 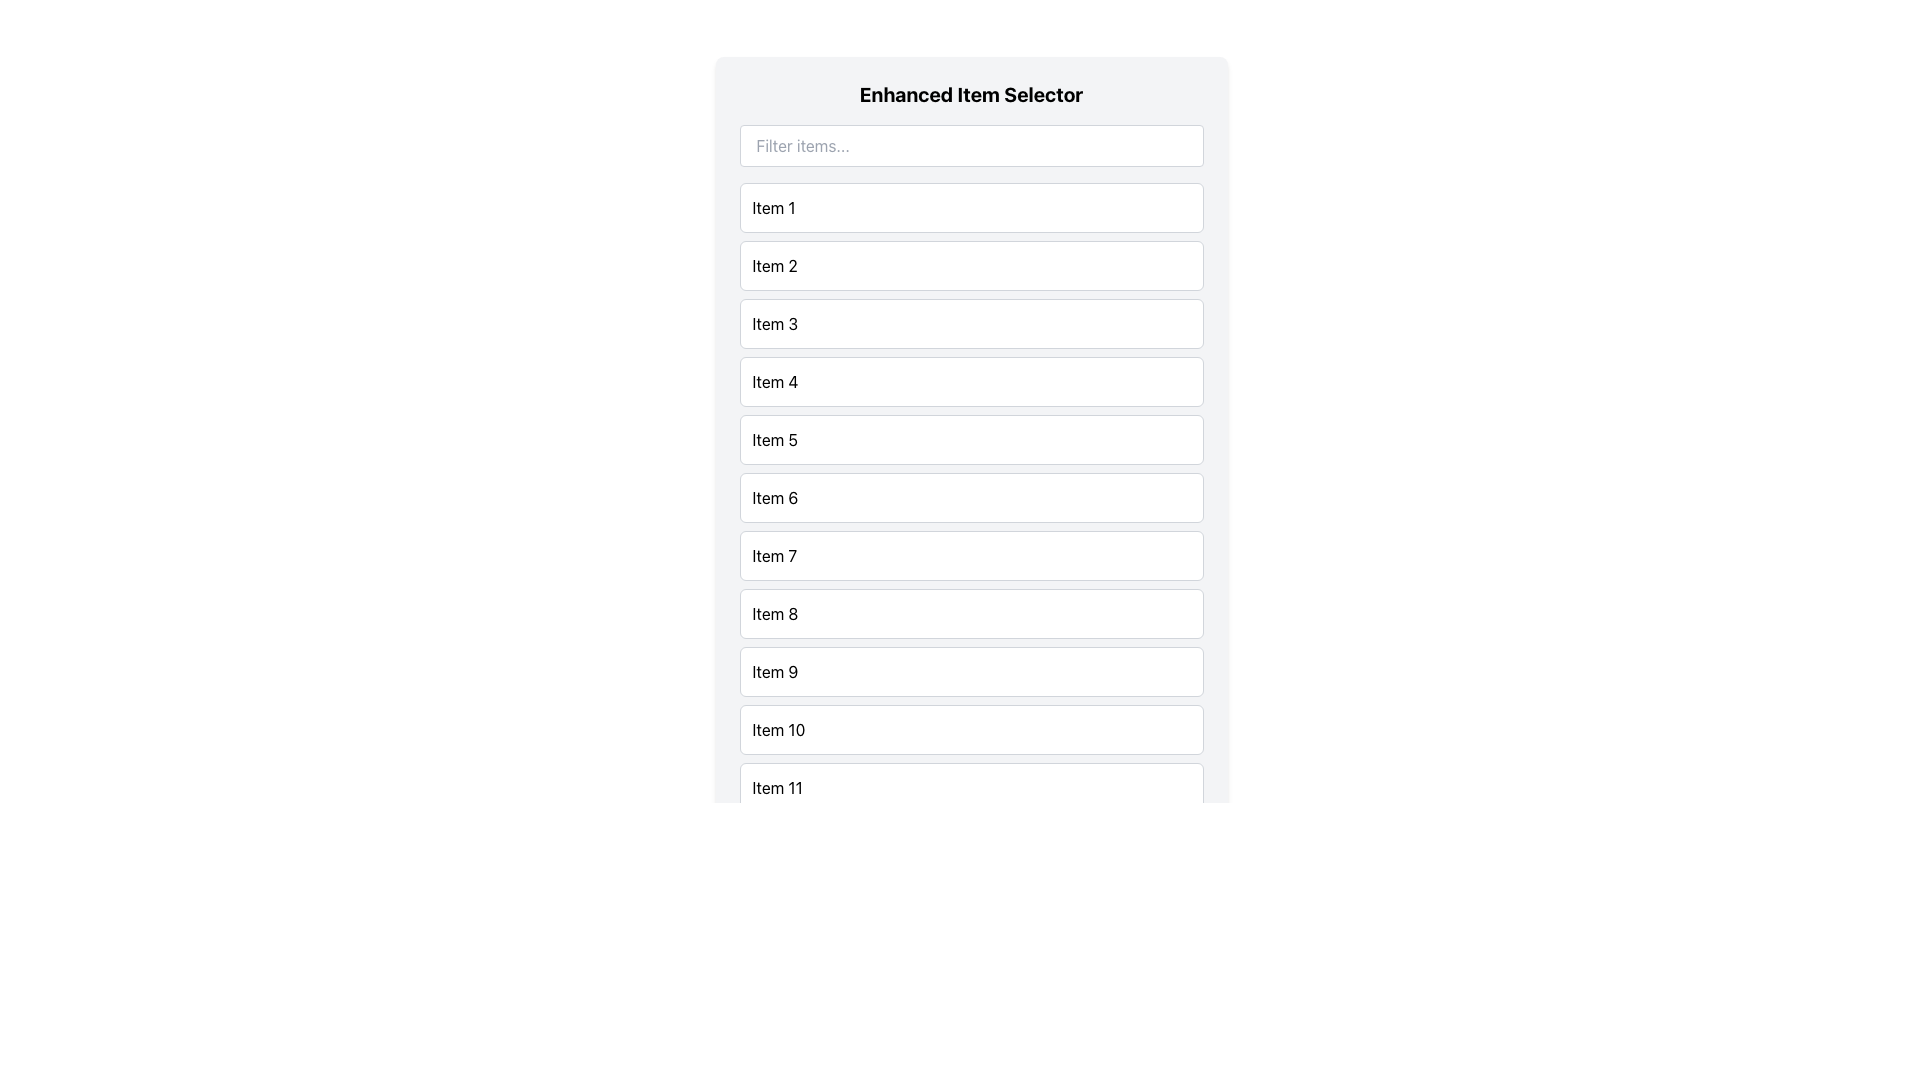 I want to click on the fifth item in the list, so click(x=971, y=438).